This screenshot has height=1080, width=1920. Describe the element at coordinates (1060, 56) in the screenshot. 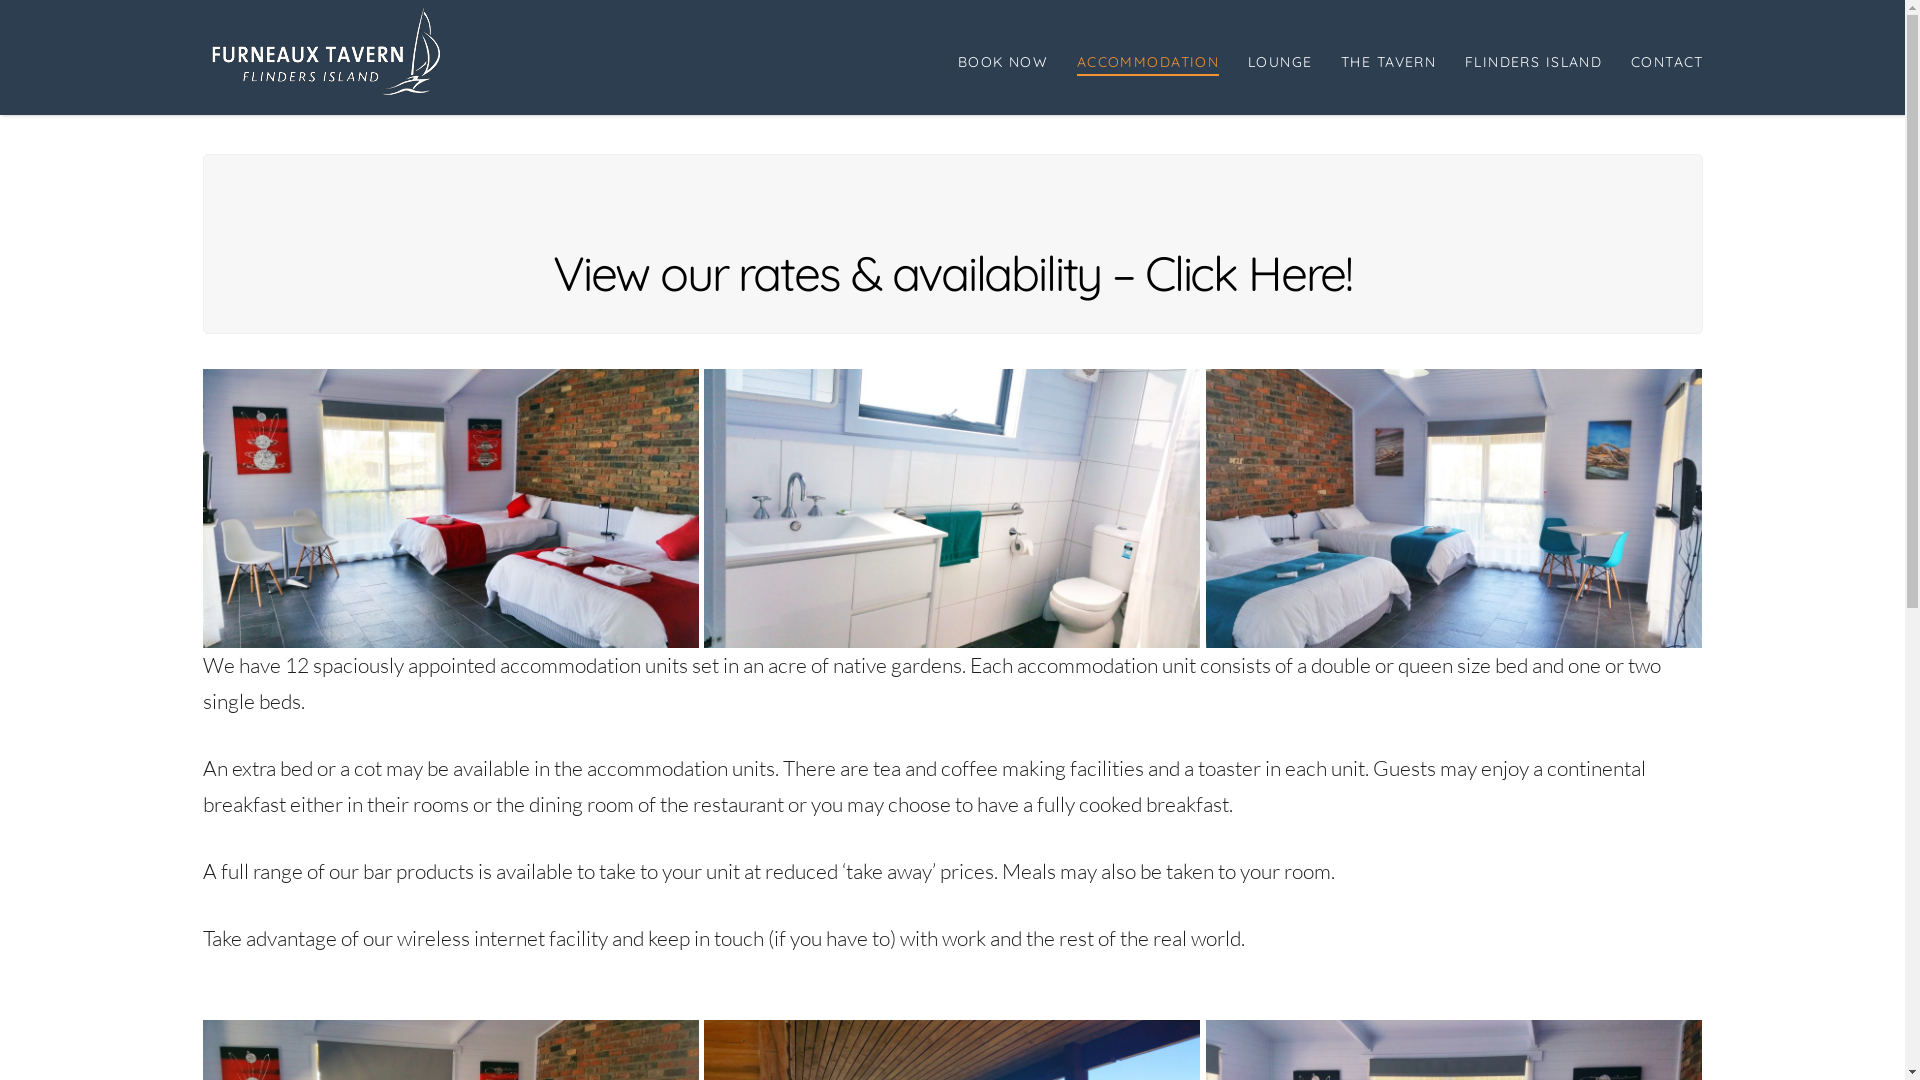

I see `'ACCOMMODATION'` at that location.